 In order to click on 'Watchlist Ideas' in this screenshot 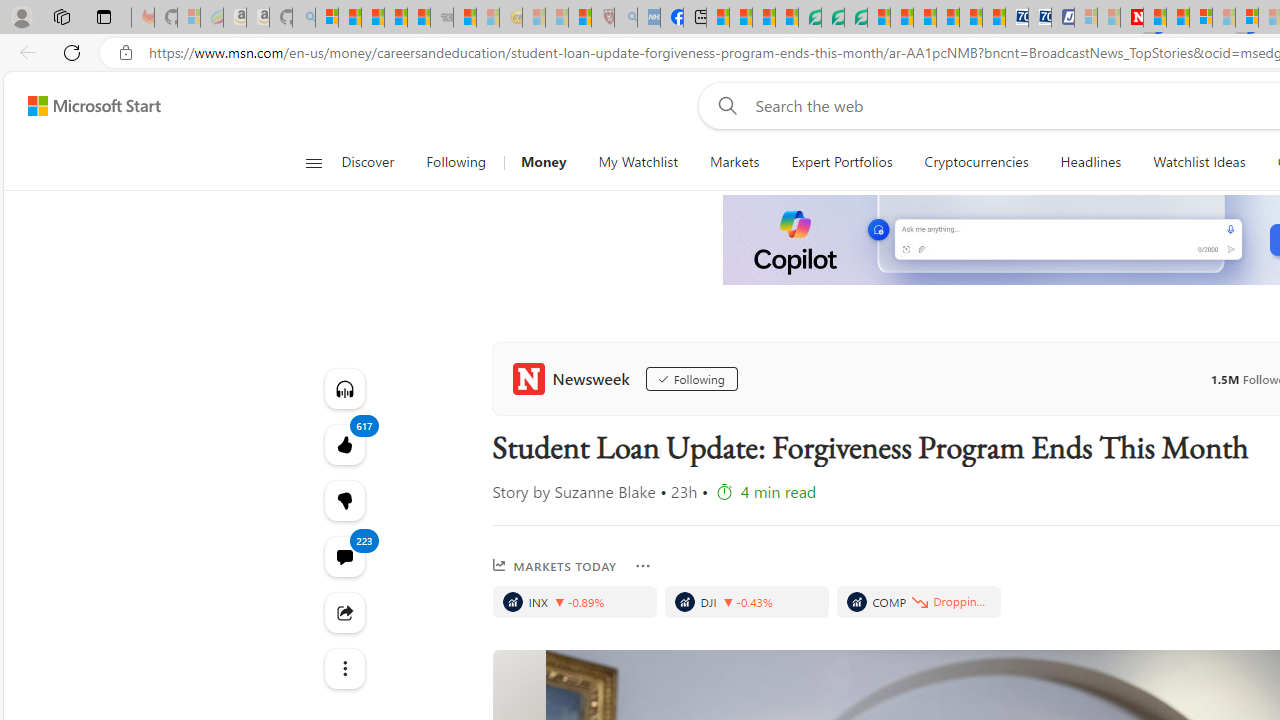, I will do `click(1199, 162)`.